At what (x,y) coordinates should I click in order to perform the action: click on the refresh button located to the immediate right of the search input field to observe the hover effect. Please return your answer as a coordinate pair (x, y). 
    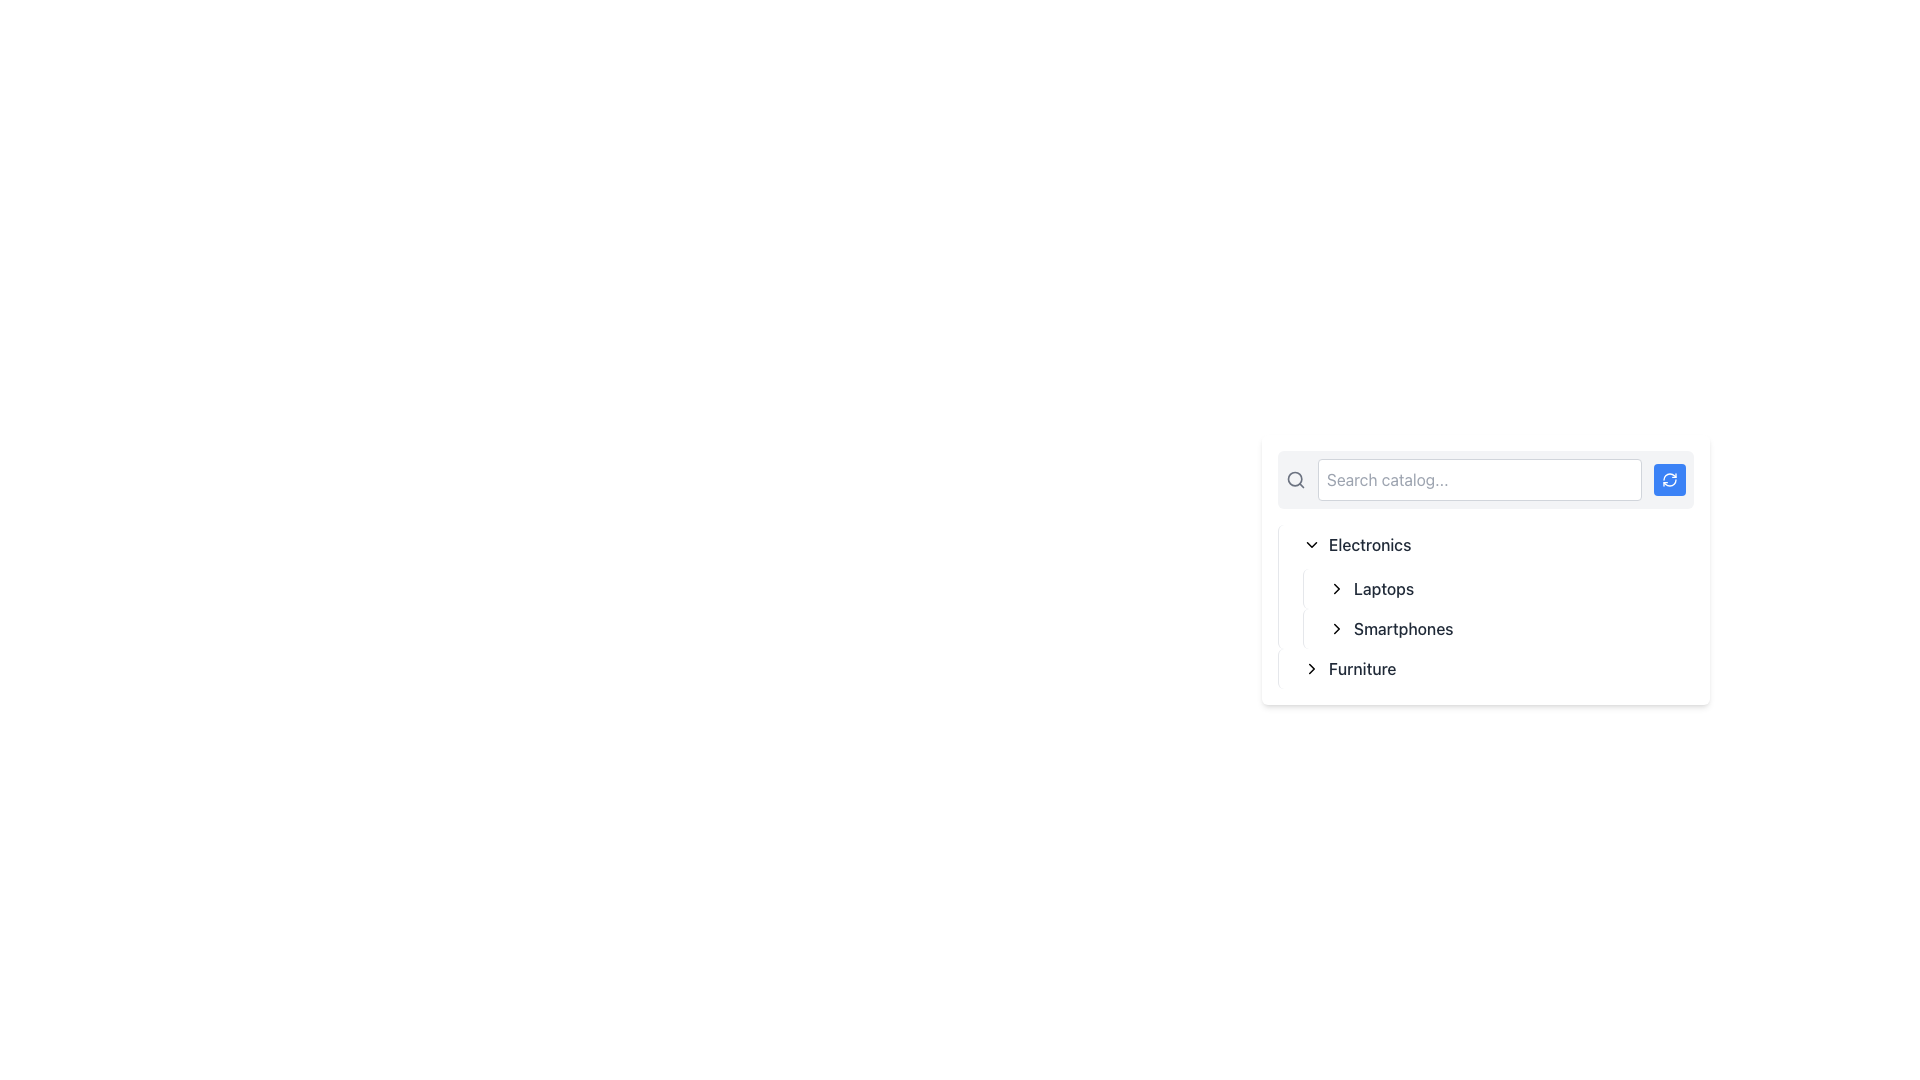
    Looking at the image, I should click on (1670, 479).